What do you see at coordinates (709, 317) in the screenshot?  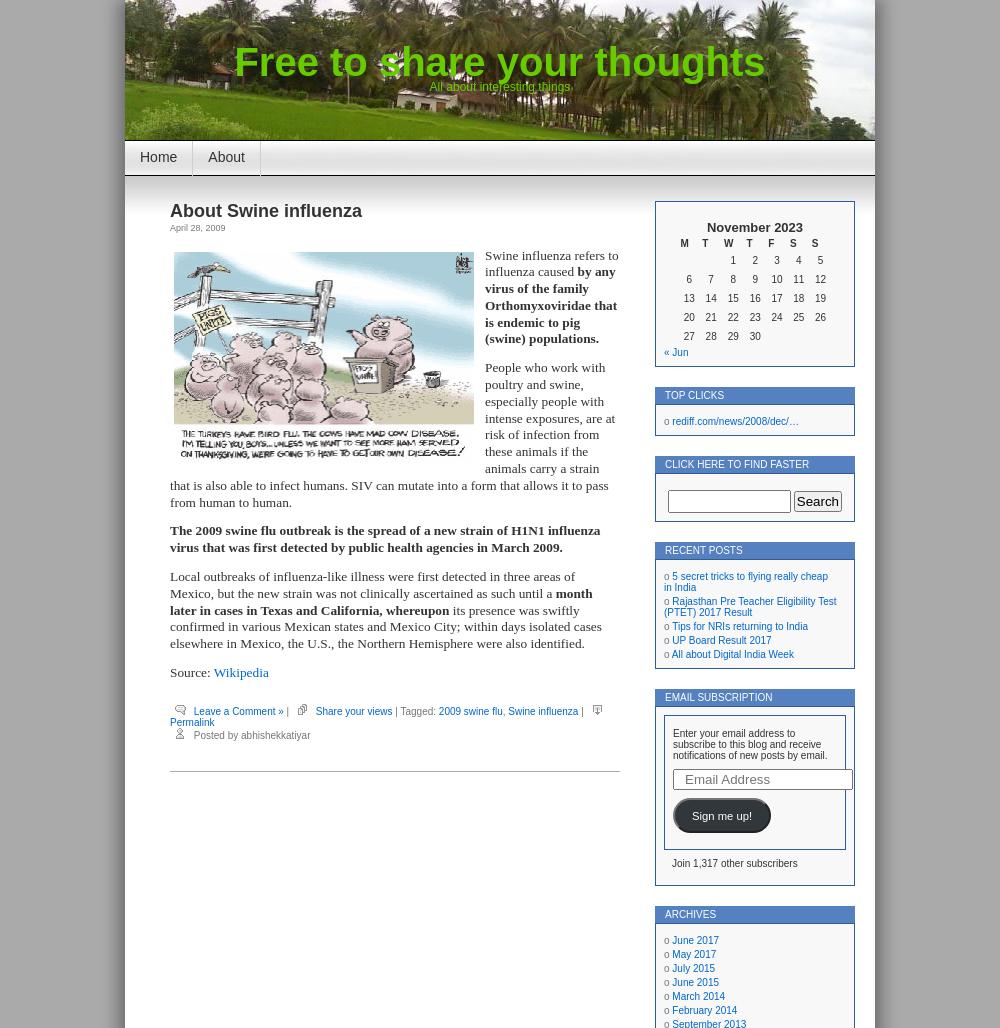 I see `'21'` at bounding box center [709, 317].